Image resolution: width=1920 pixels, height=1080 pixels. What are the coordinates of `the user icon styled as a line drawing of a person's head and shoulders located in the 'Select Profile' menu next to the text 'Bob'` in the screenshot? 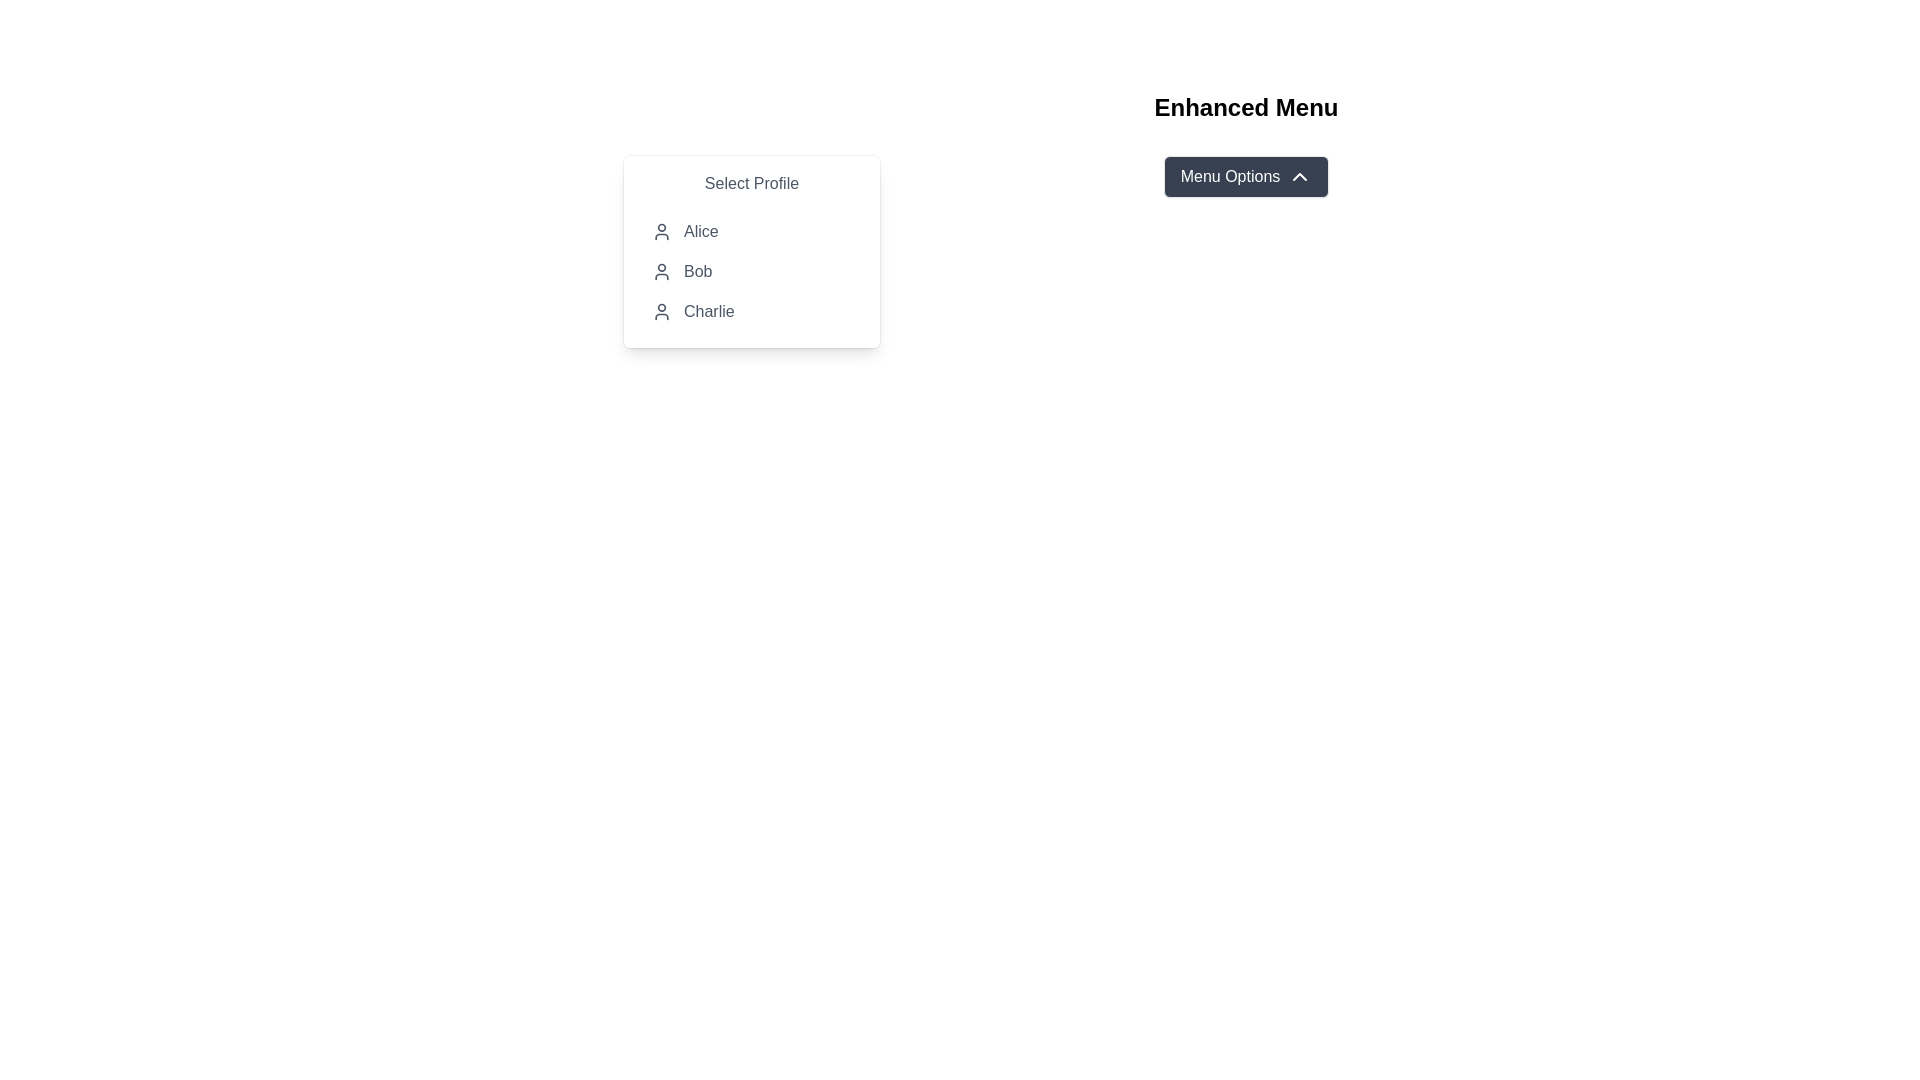 It's located at (662, 272).